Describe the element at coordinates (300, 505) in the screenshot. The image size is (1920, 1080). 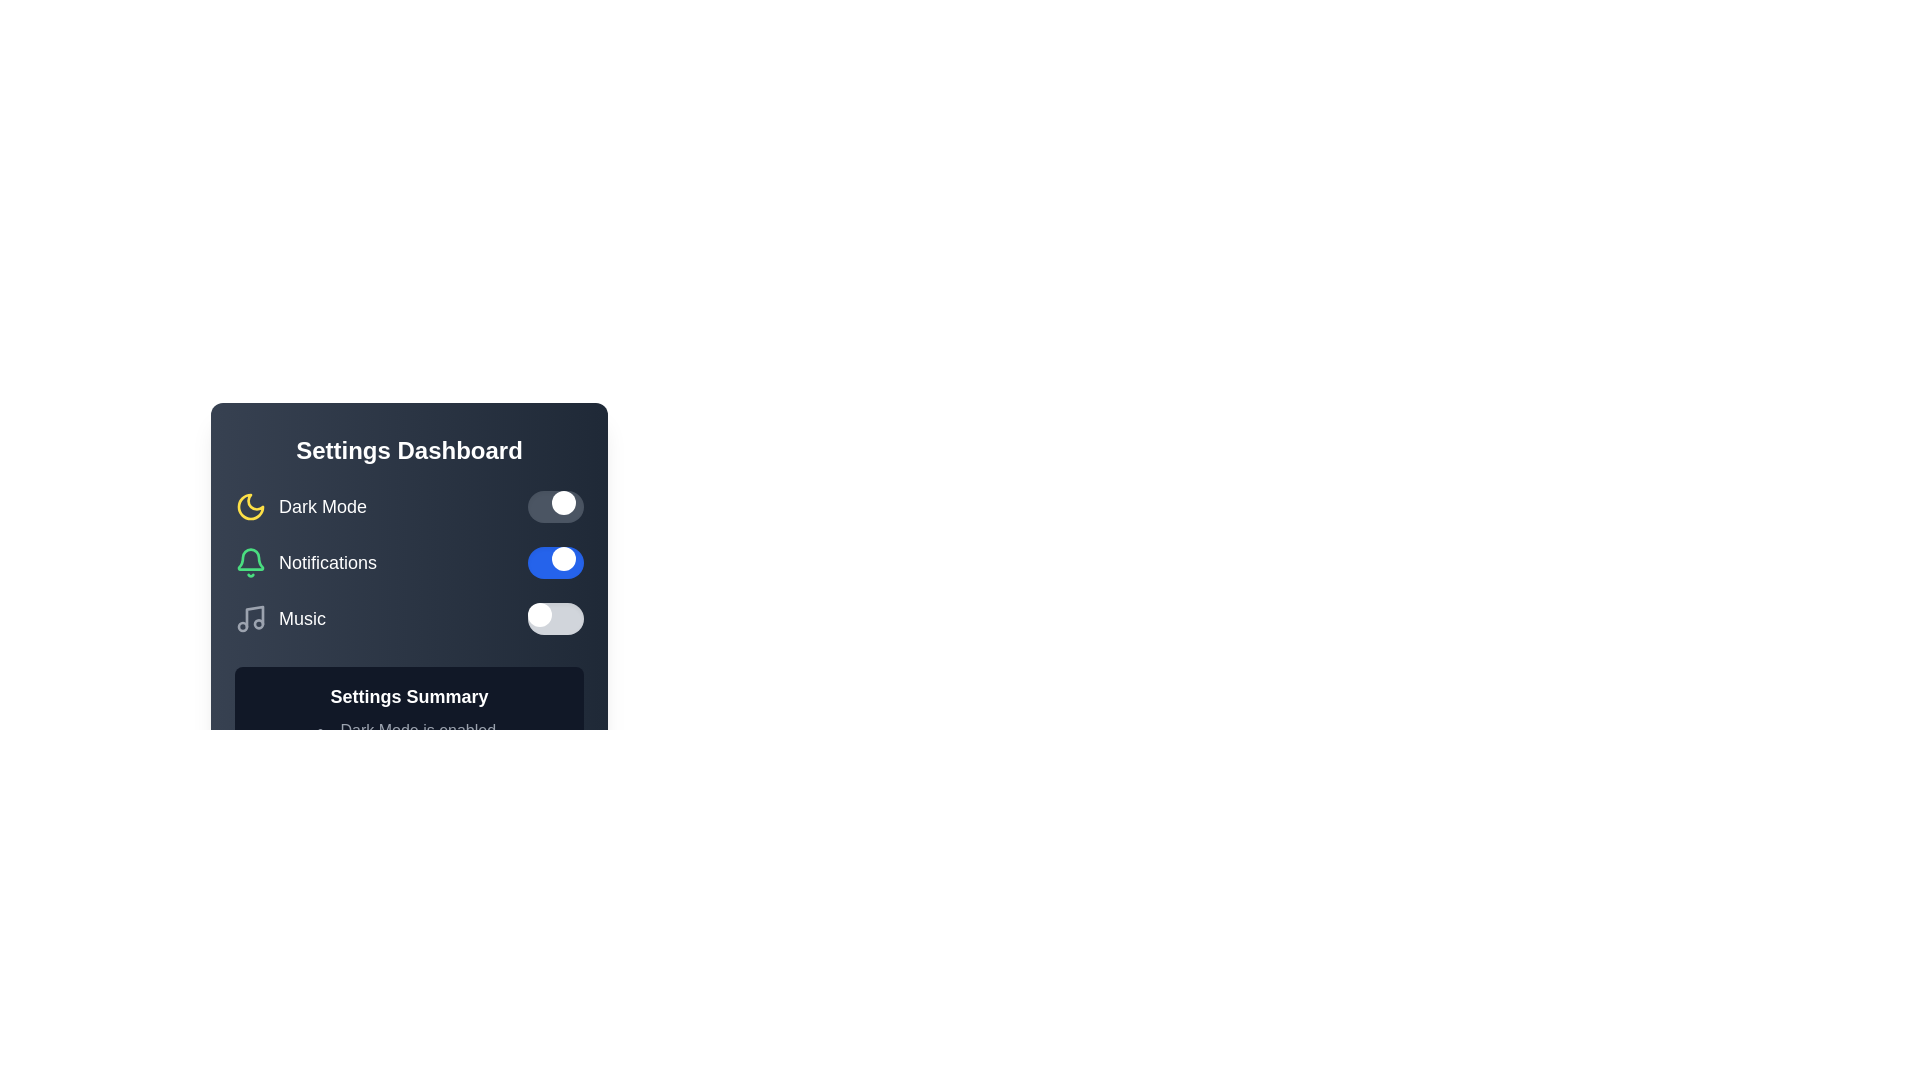
I see `text of the label associated with the yellow crescent moon icon, which states 'Dark Mode', located at the top-left of the settings panel` at that location.